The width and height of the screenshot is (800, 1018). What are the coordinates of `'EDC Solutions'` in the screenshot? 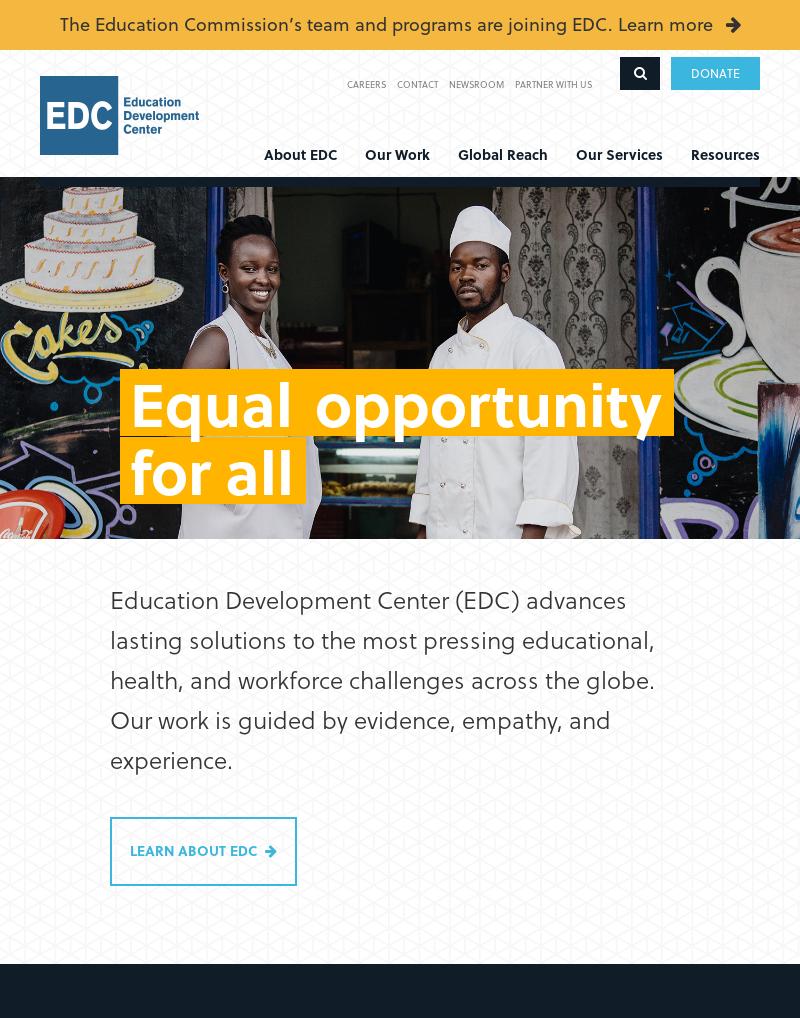 It's located at (615, 362).